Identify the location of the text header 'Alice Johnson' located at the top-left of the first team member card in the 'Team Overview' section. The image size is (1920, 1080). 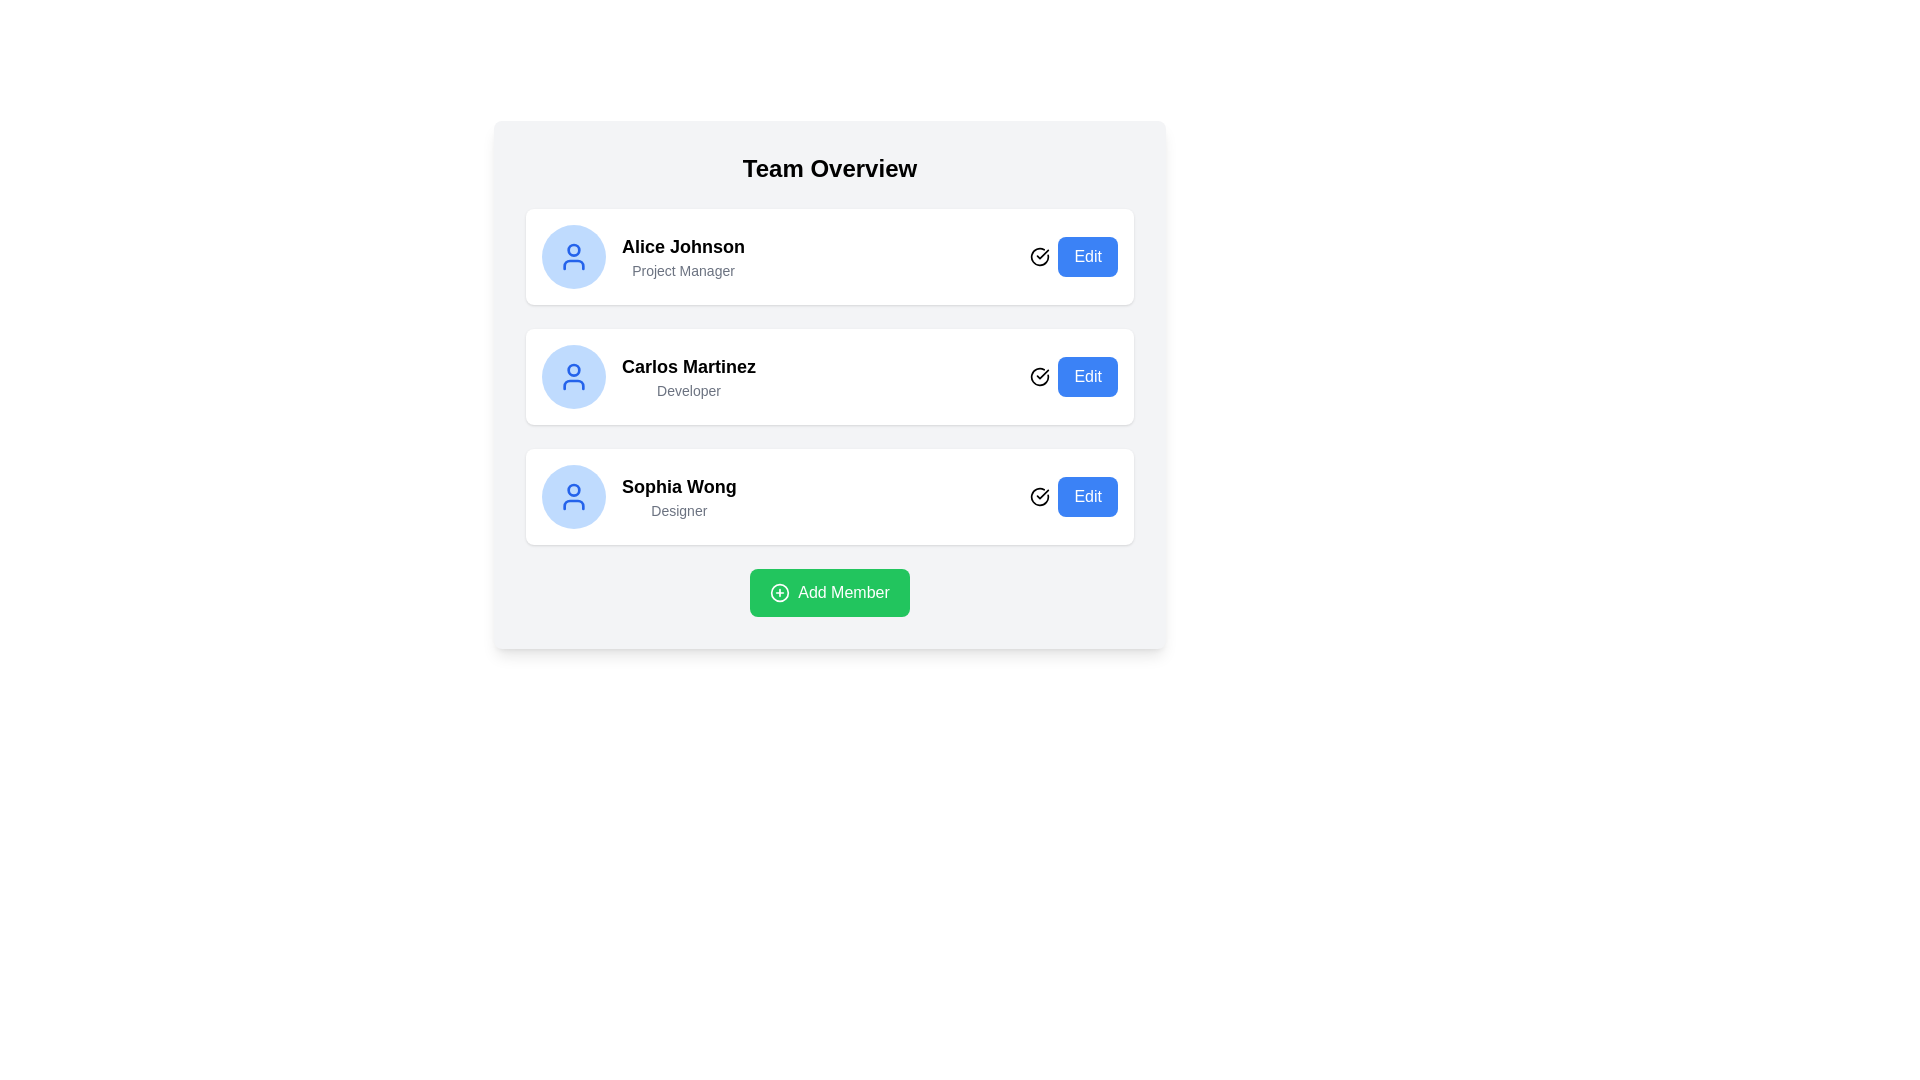
(683, 245).